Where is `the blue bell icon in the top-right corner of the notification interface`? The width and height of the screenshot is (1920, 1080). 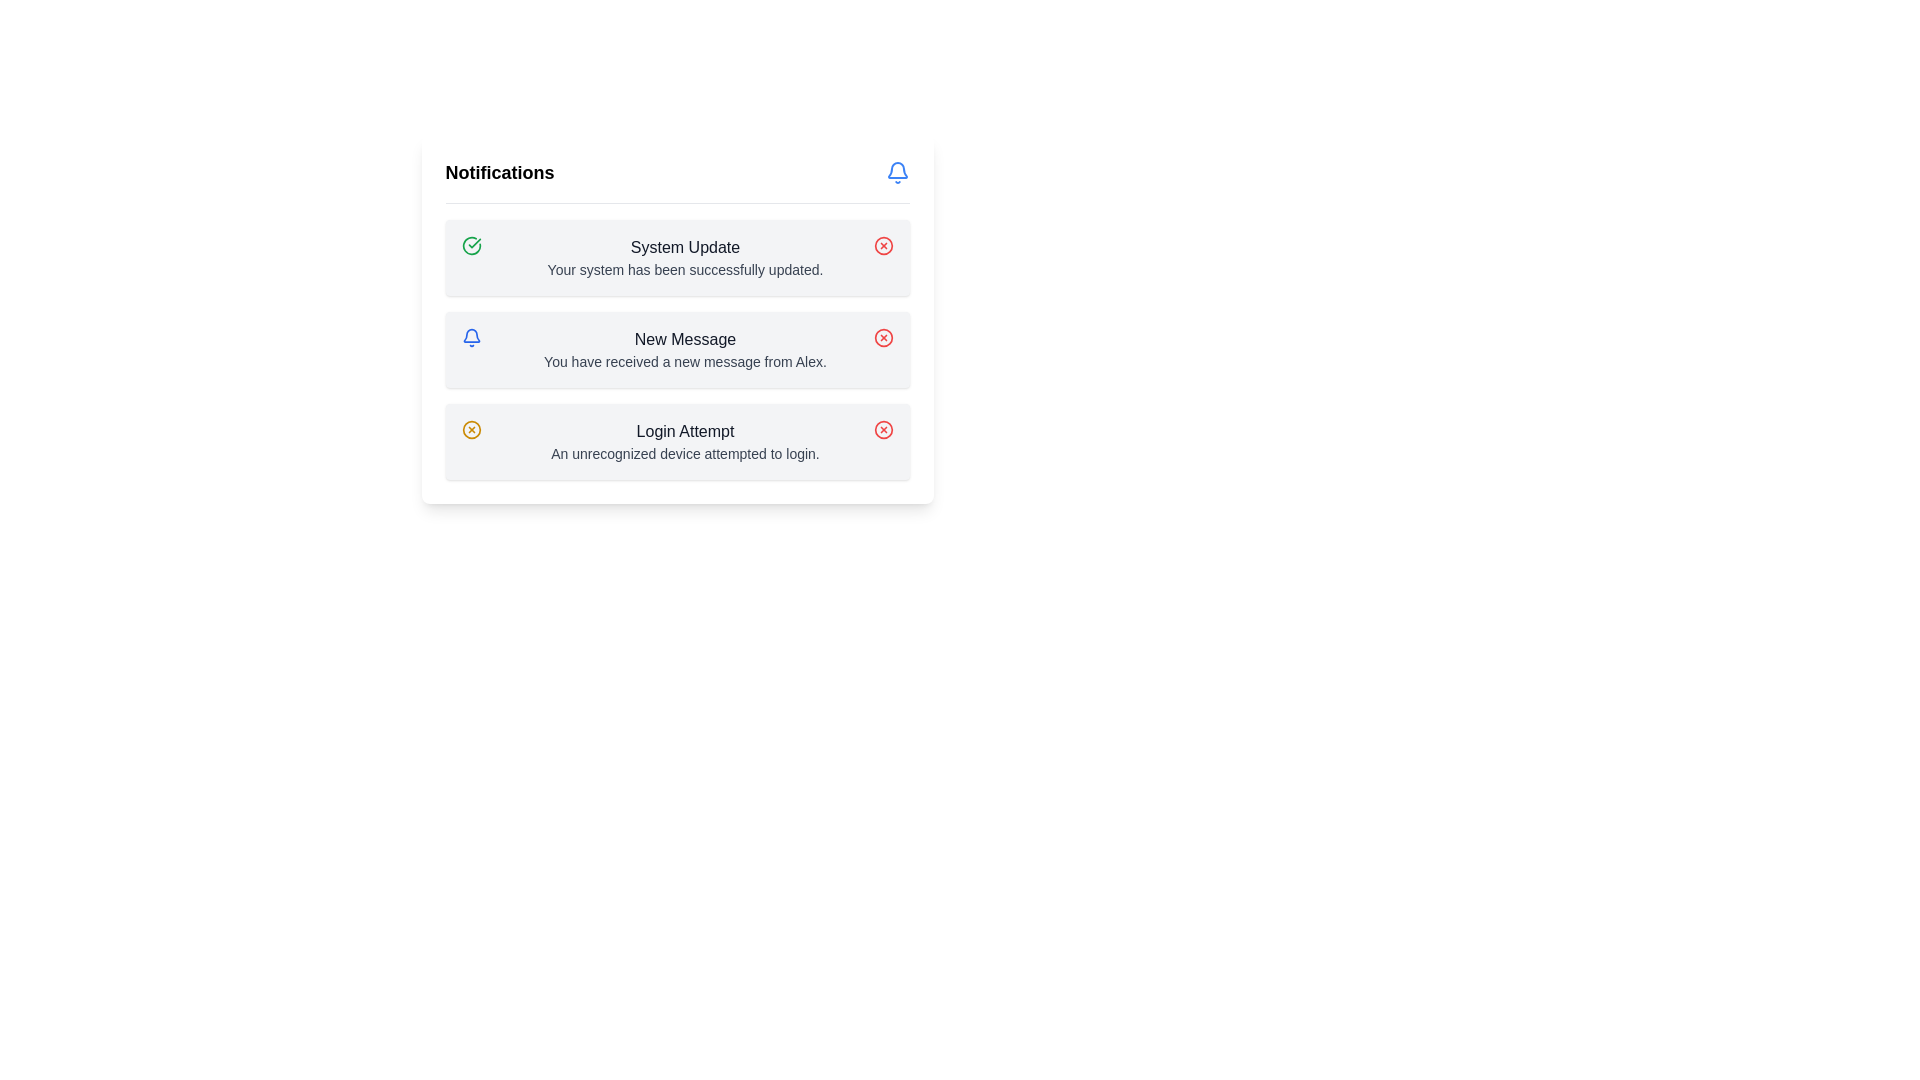
the blue bell icon in the top-right corner of the notification interface is located at coordinates (896, 169).